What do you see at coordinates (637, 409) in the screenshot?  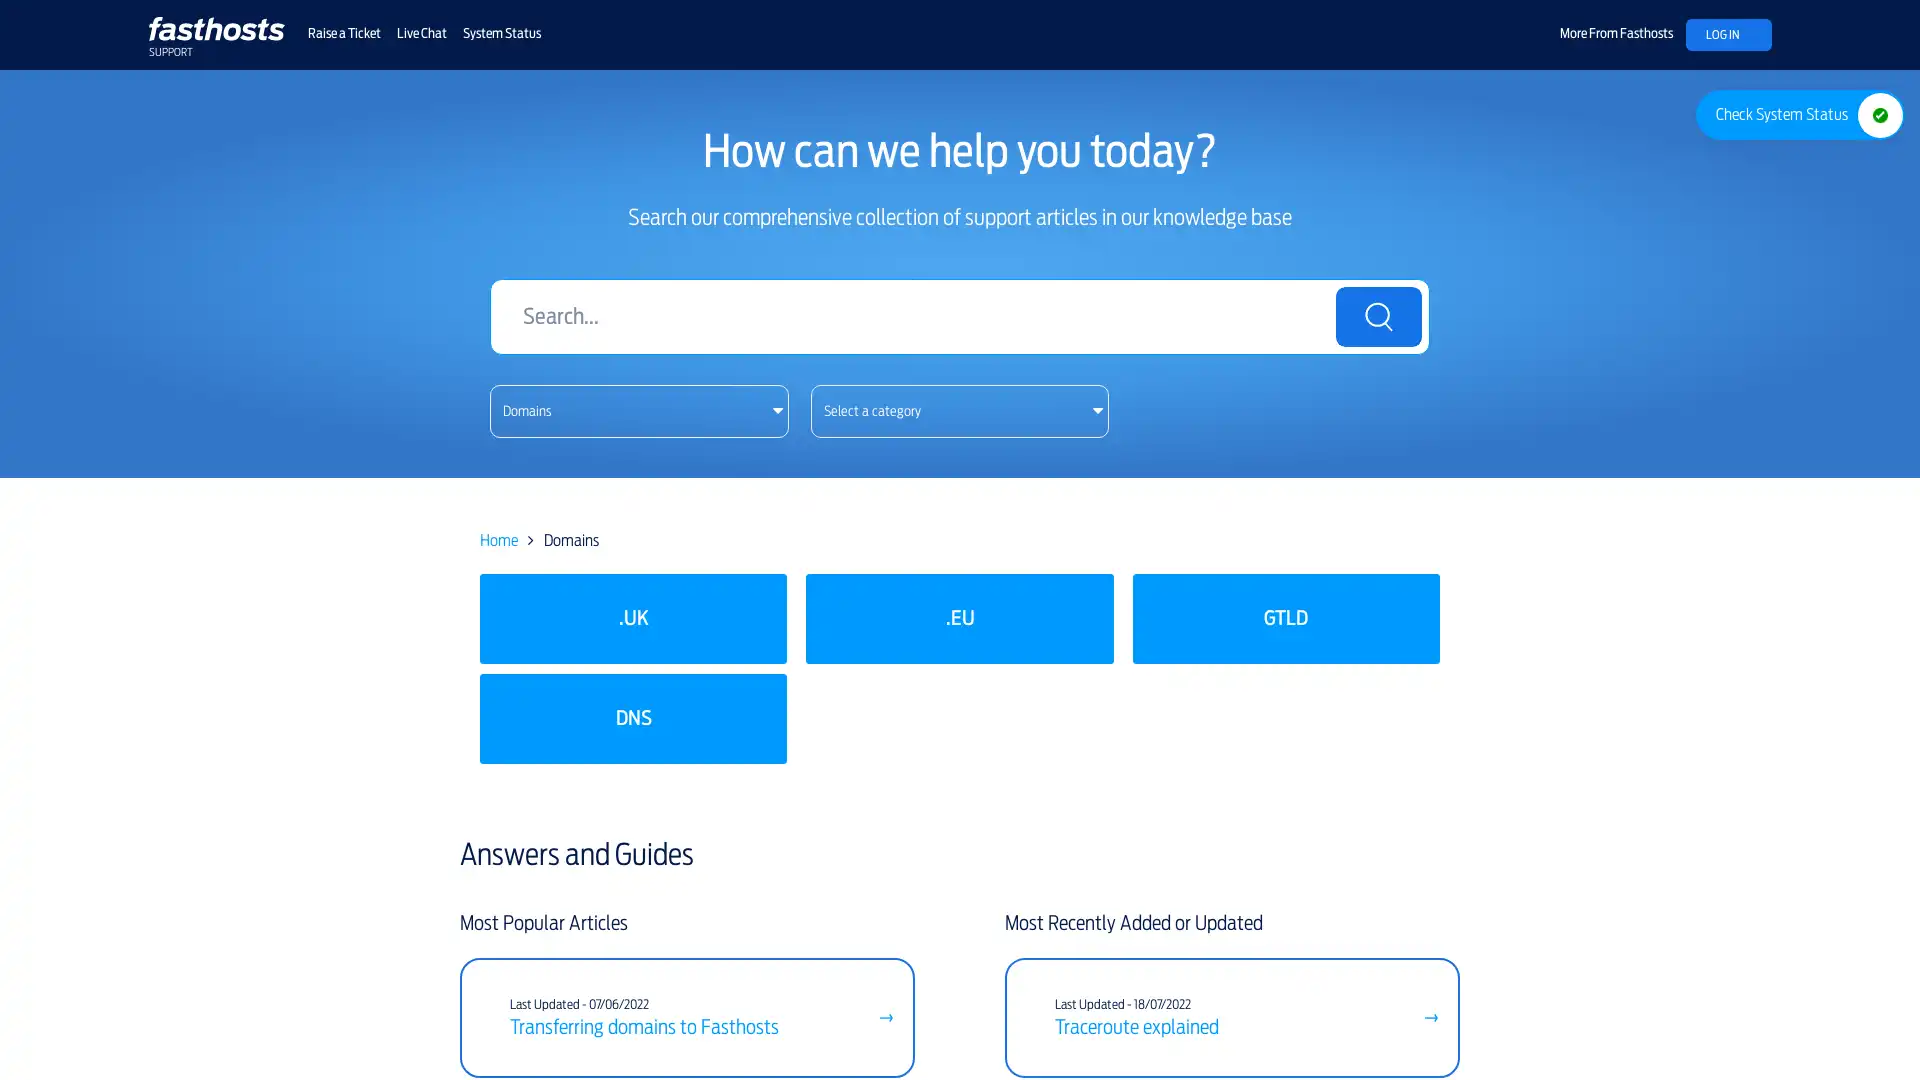 I see `This button does not work with screen readers. Please use the previous link instead. Domains` at bounding box center [637, 409].